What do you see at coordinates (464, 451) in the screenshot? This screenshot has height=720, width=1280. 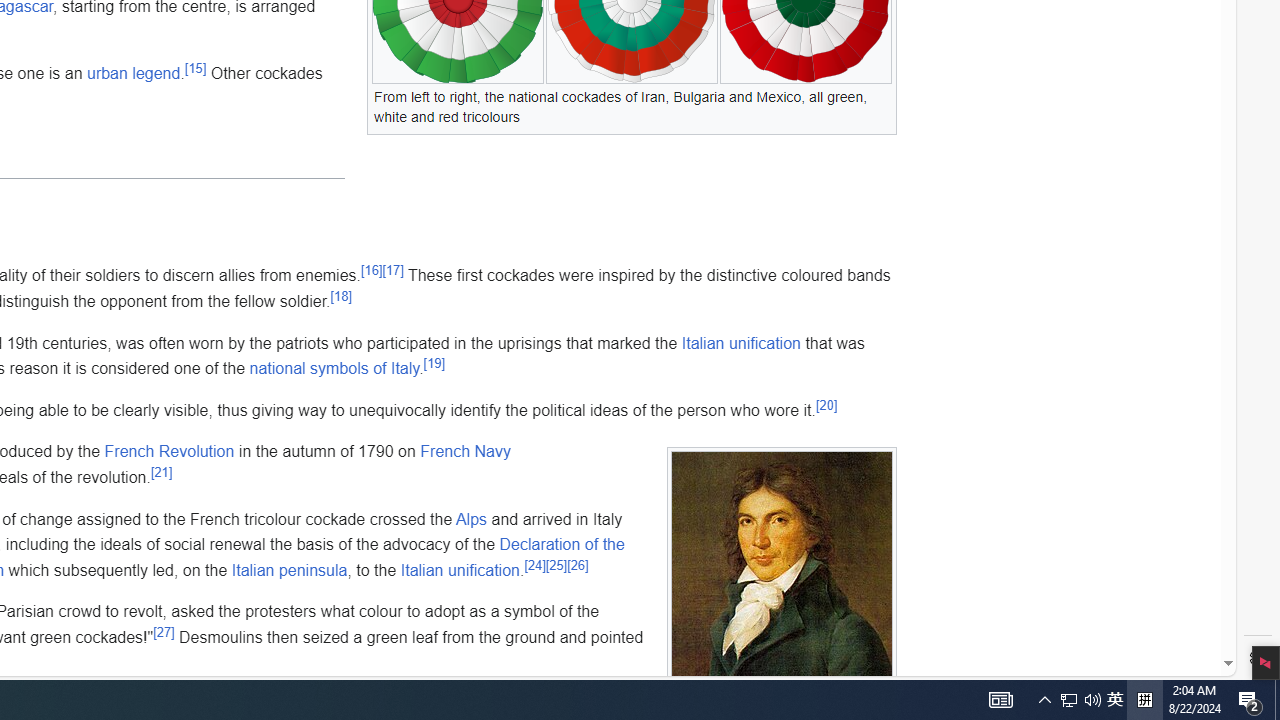 I see `'French Navy'` at bounding box center [464, 451].